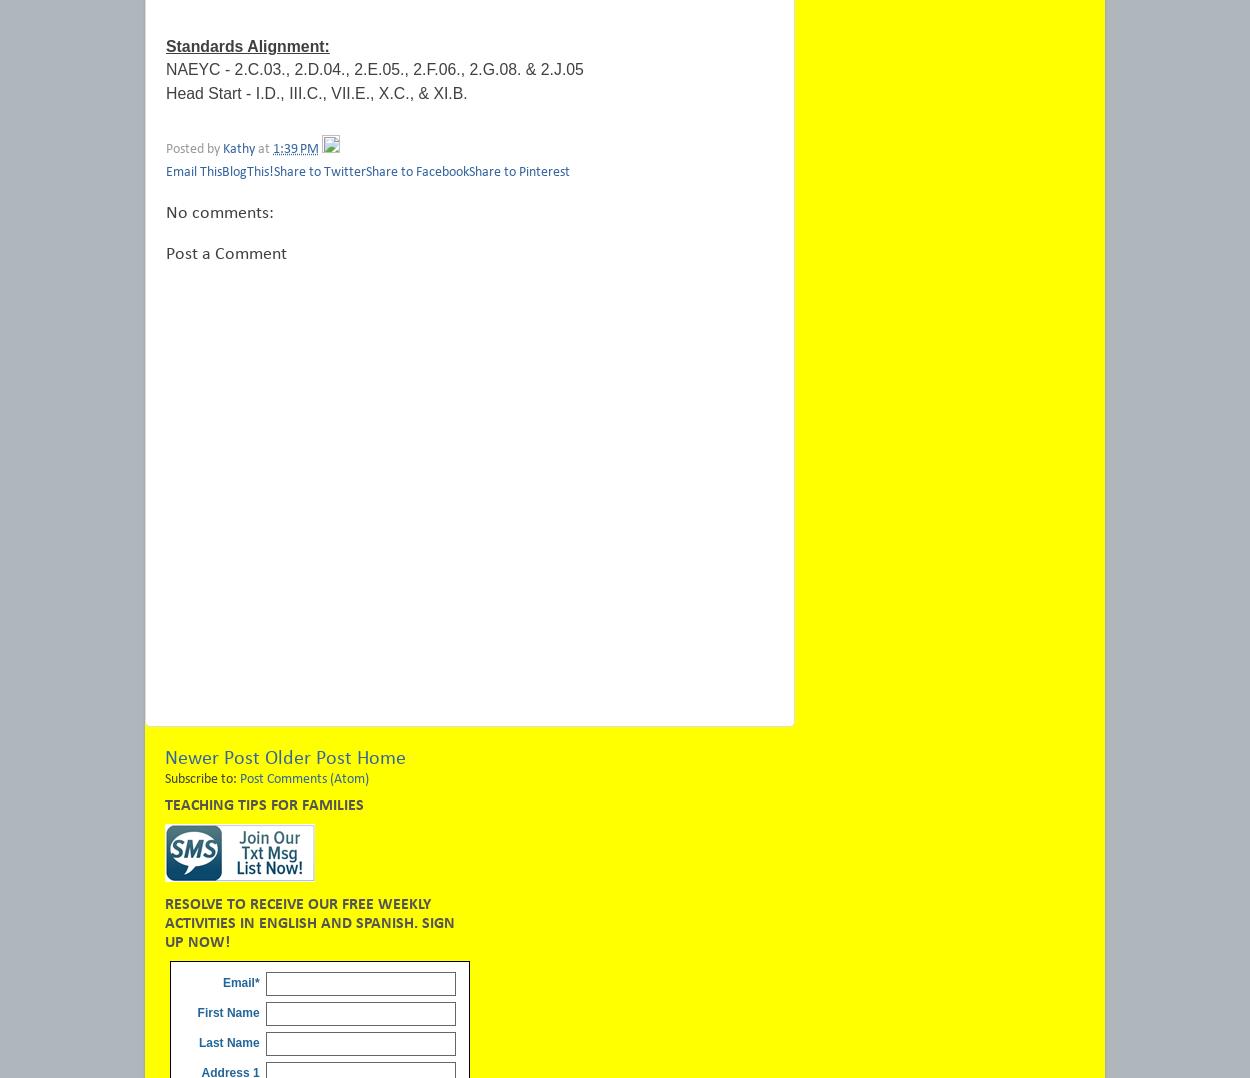 The image size is (1250, 1078). Describe the element at coordinates (258, 149) in the screenshot. I see `'at'` at that location.